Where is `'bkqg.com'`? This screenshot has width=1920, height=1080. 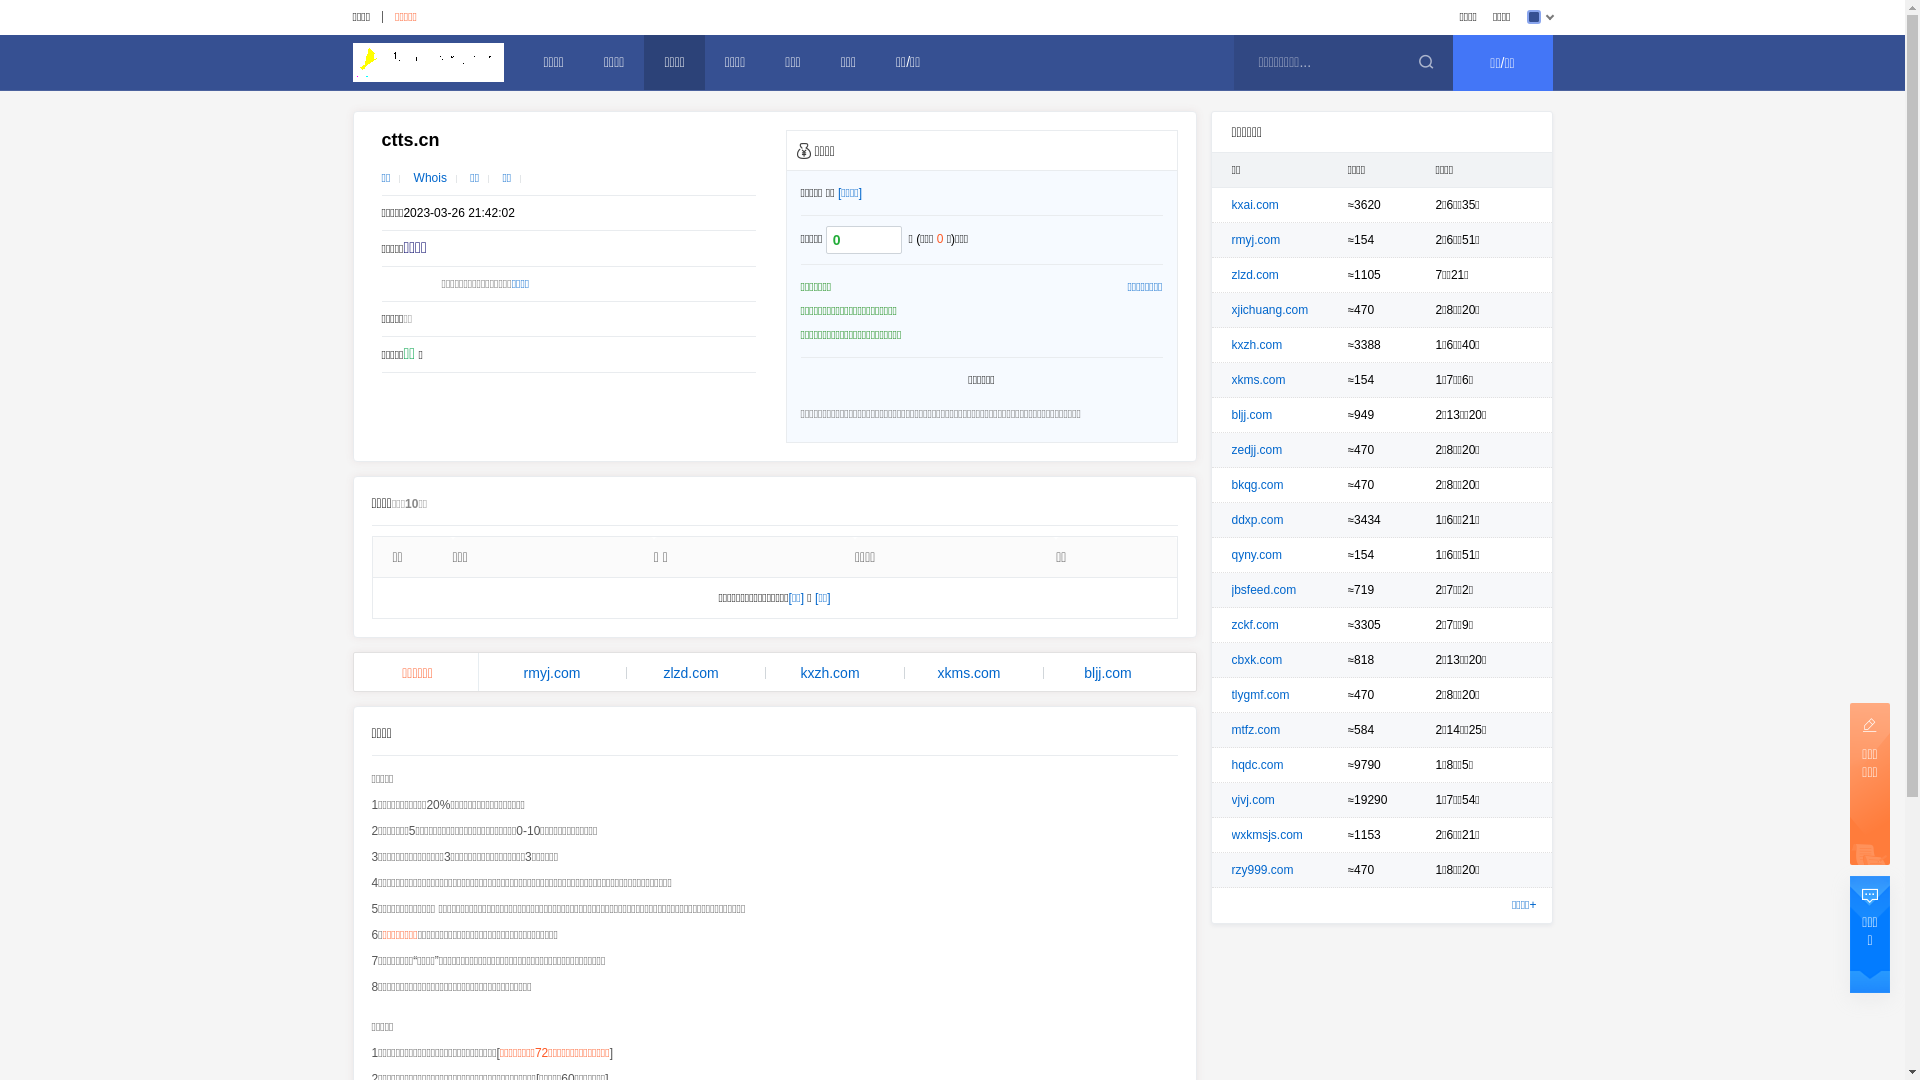
'bkqg.com' is located at coordinates (1256, 485).